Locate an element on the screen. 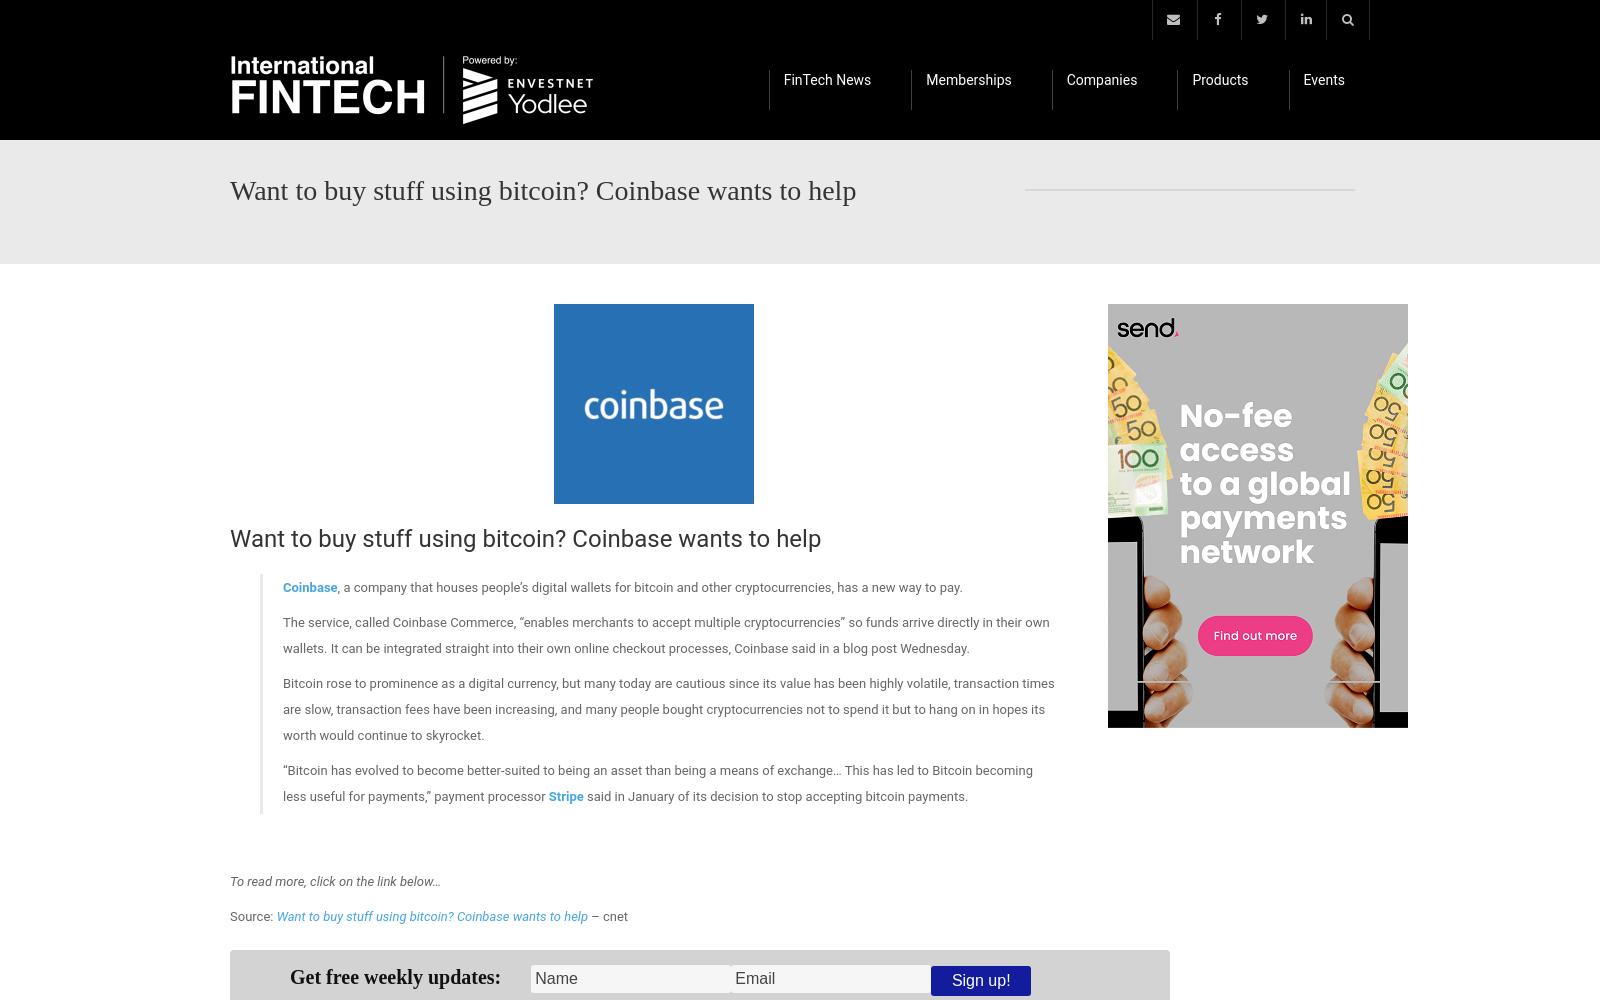 The image size is (1600, 1000). '– cnet' is located at coordinates (607, 916).